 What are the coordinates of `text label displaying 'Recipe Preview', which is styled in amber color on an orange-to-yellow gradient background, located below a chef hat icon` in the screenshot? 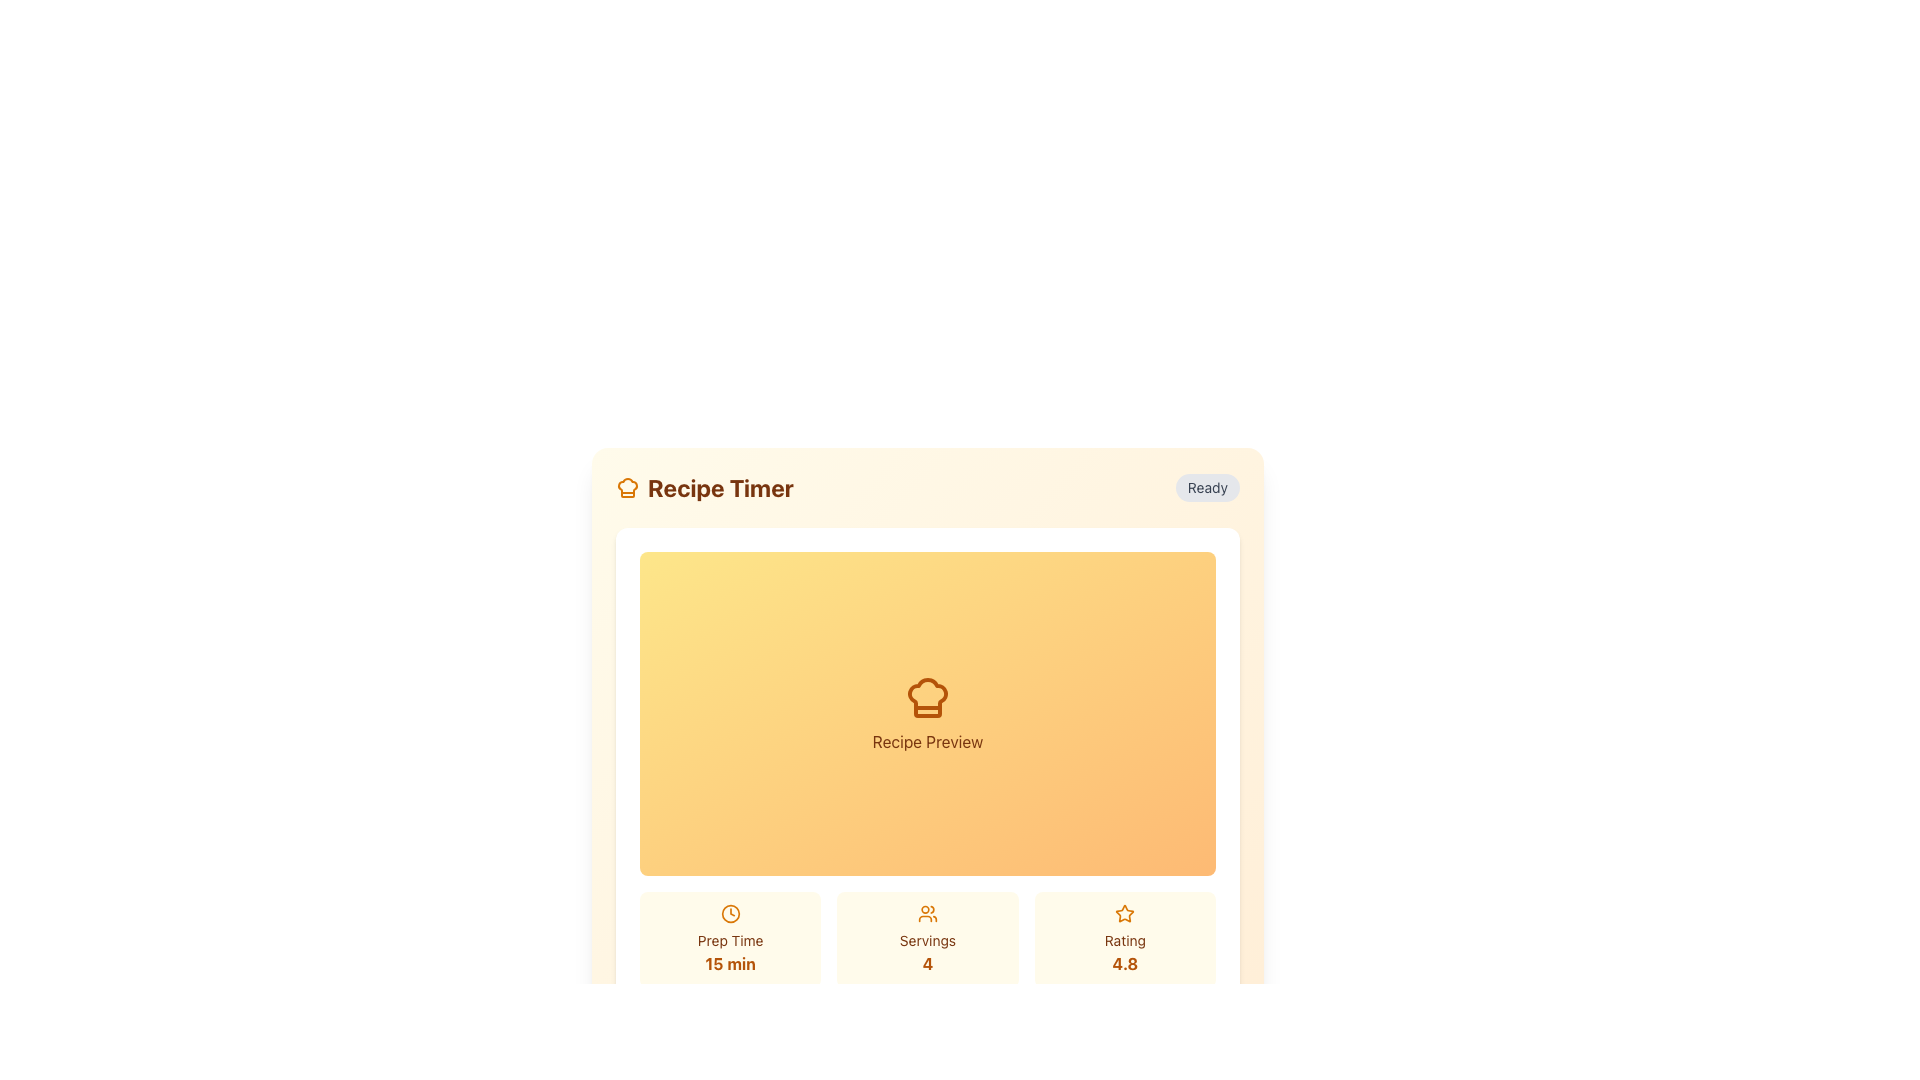 It's located at (926, 741).